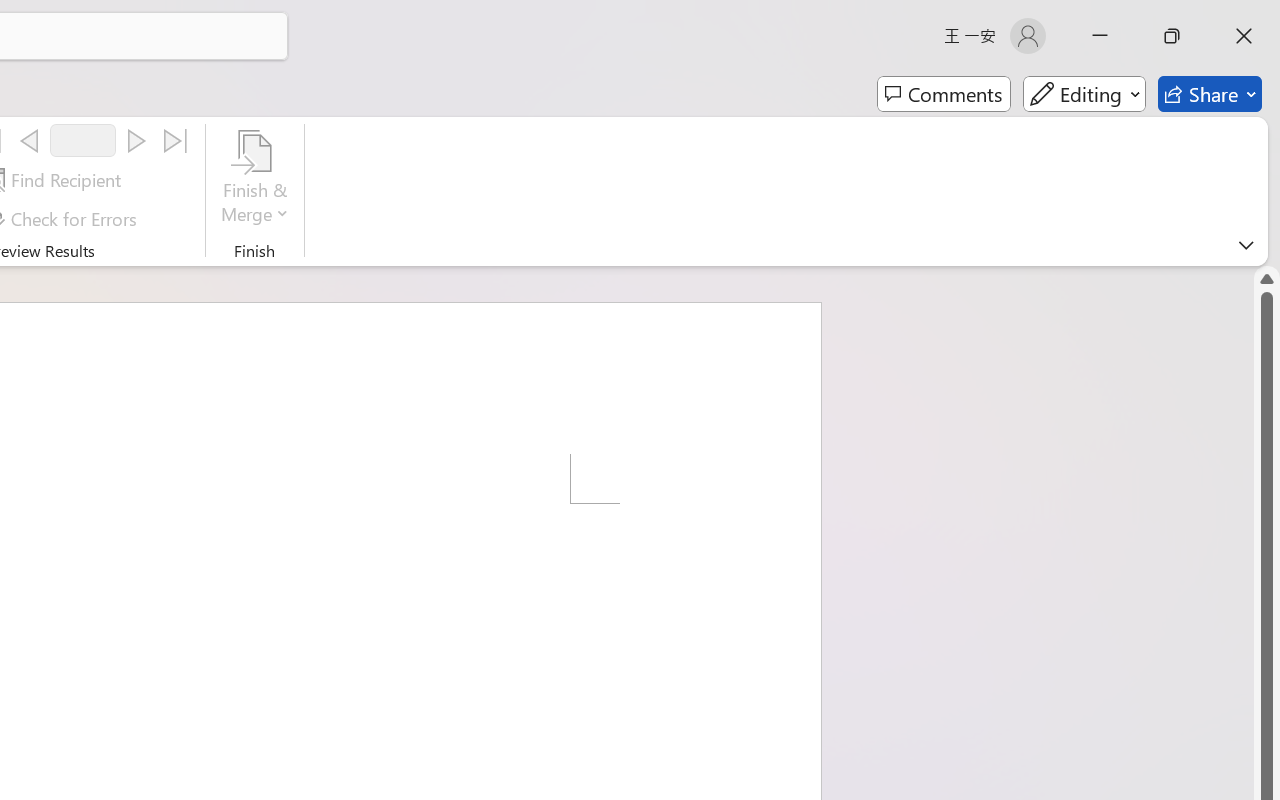  I want to click on 'Mode', so click(1083, 94).